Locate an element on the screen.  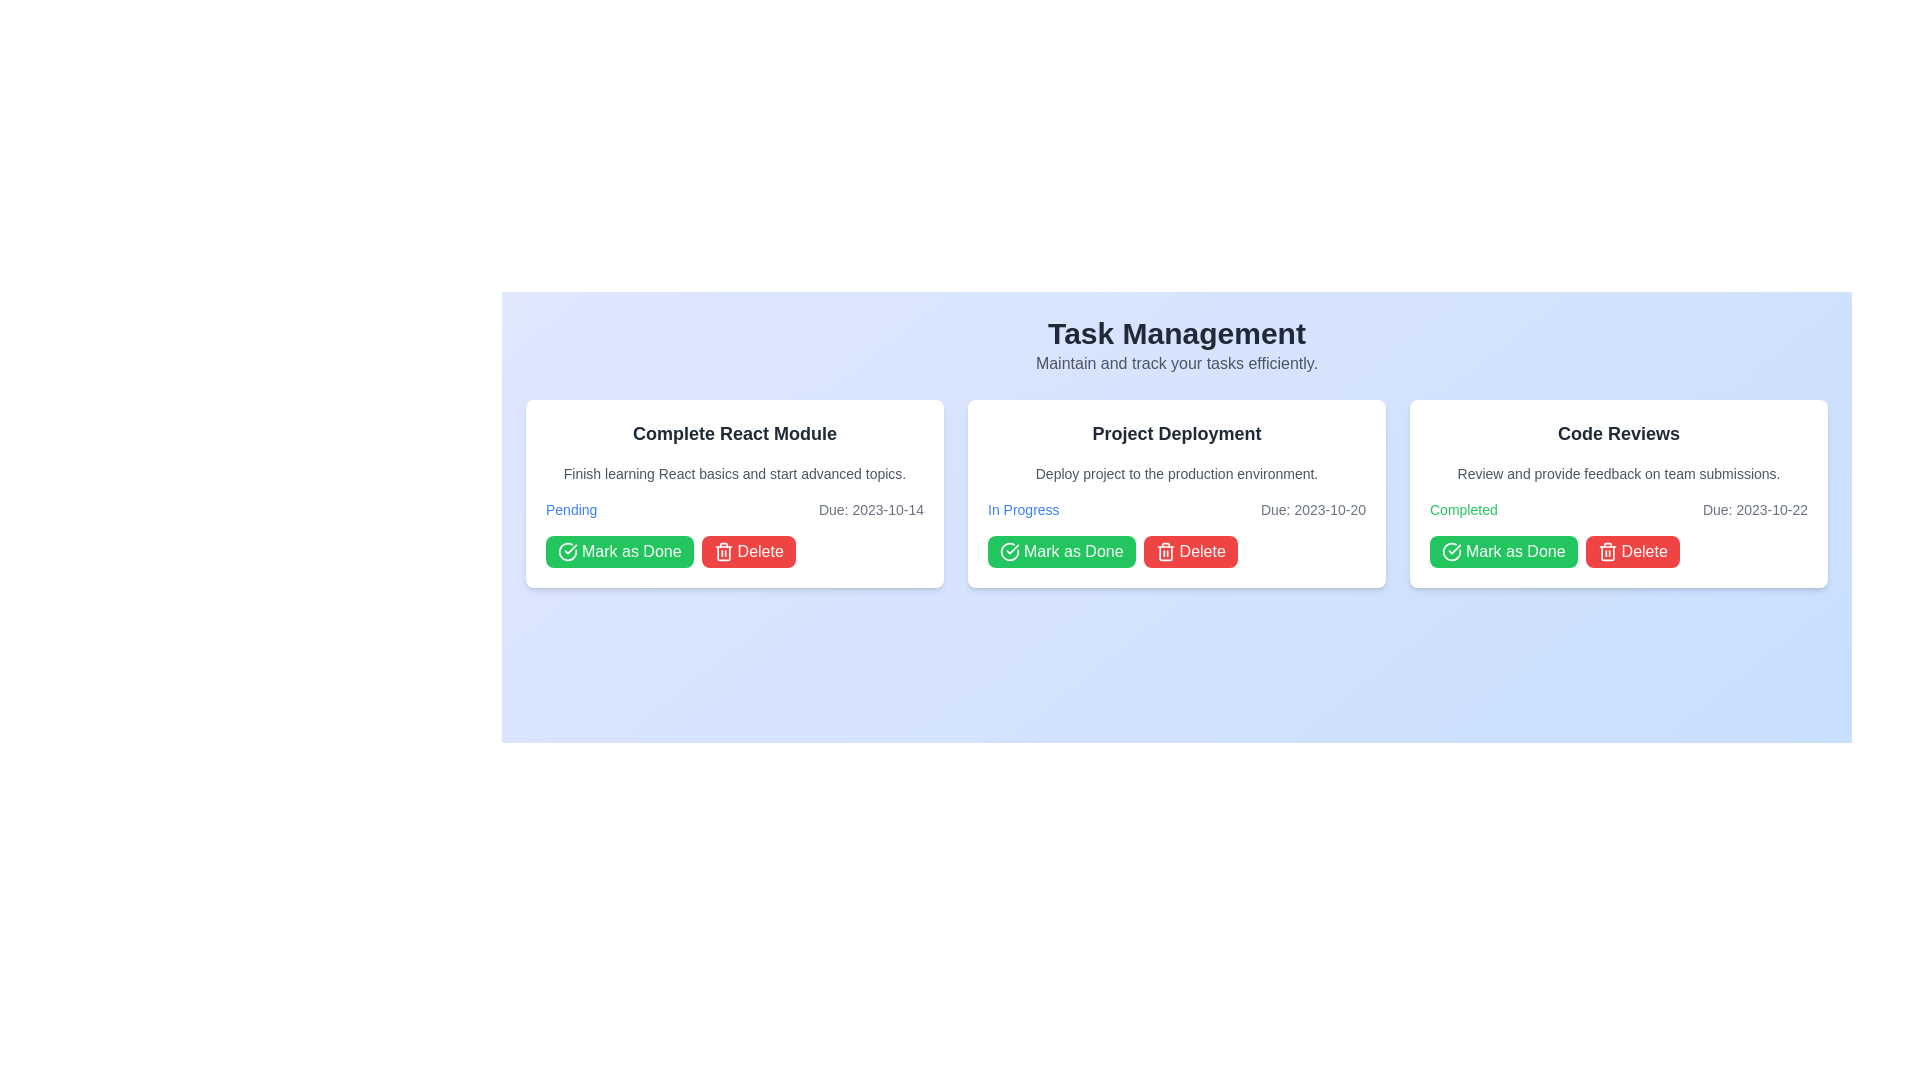
the static text element providing details about 'Project Deployment', which is positioned beneath the title and above the status indicator is located at coordinates (1176, 474).